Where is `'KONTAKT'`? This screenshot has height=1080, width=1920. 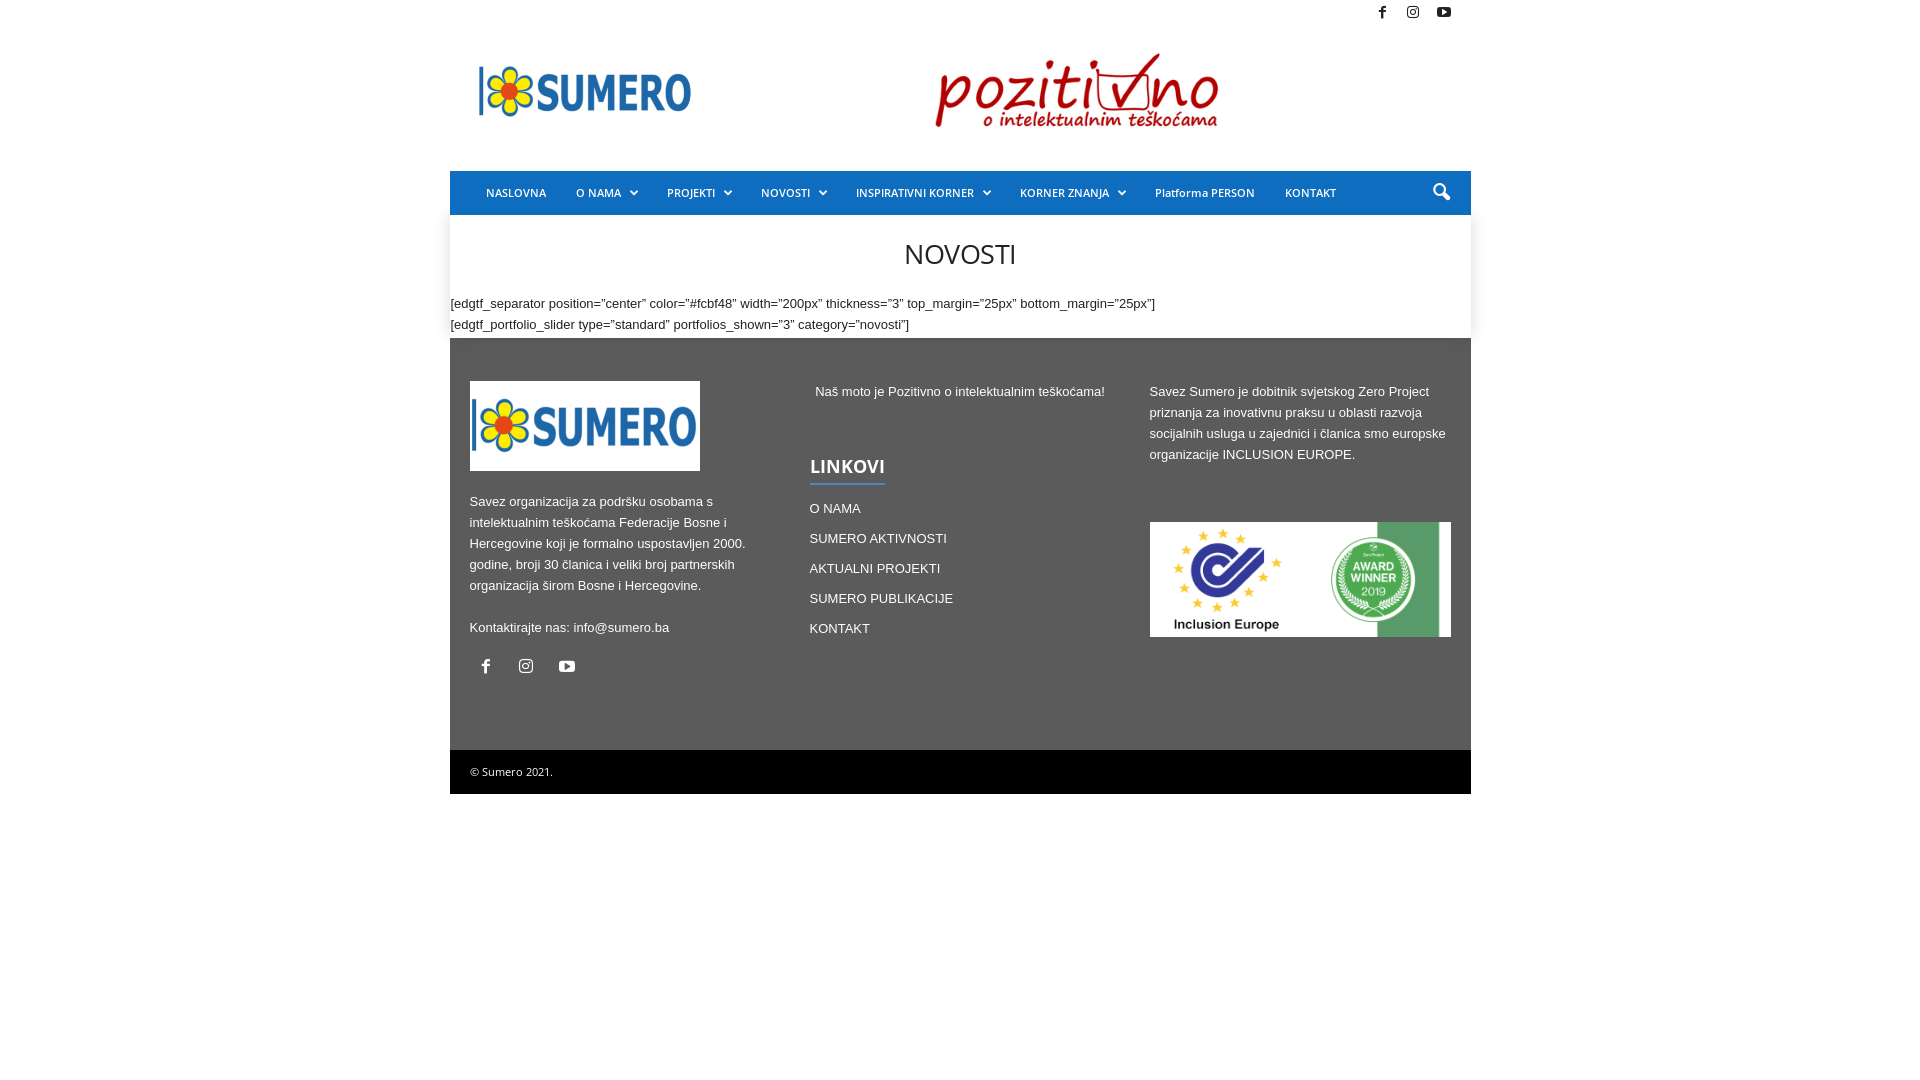 'KONTAKT' is located at coordinates (1310, 192).